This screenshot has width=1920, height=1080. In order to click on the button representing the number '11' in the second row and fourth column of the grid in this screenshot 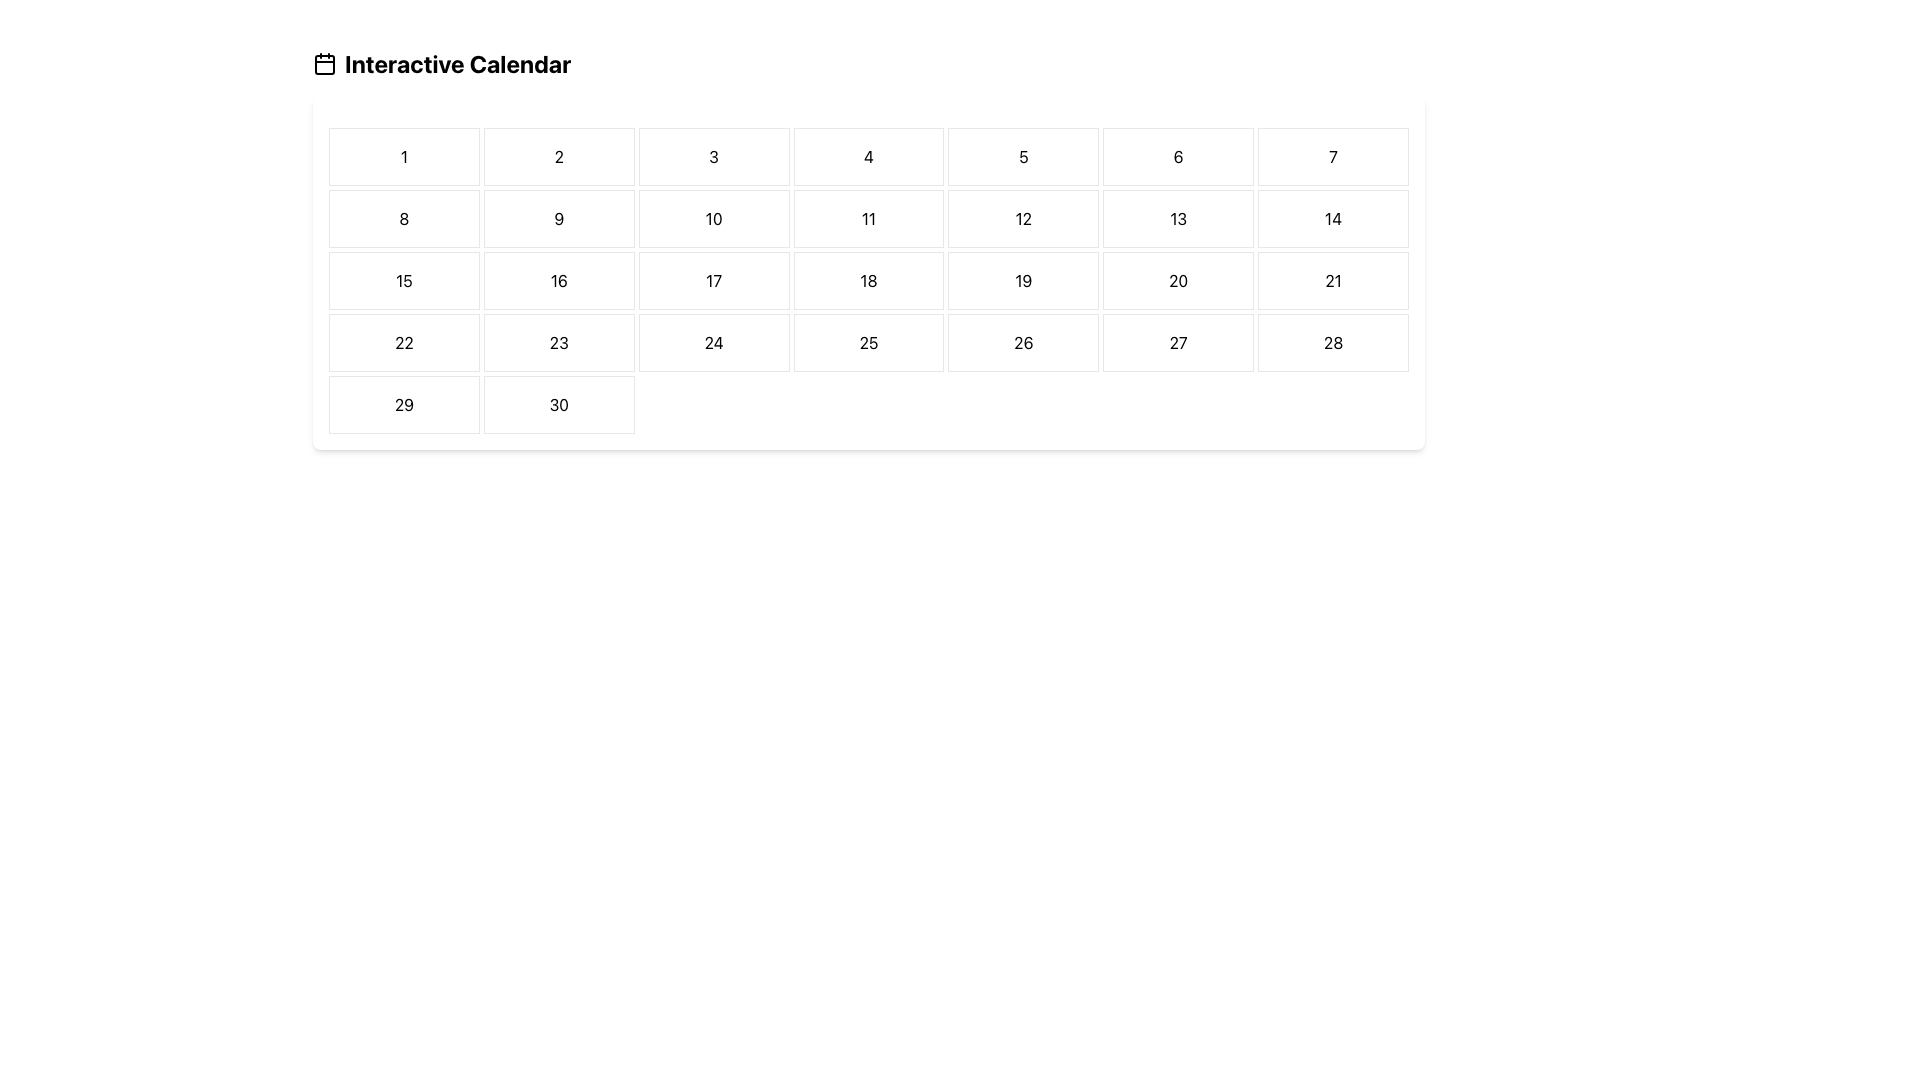, I will do `click(868, 219)`.